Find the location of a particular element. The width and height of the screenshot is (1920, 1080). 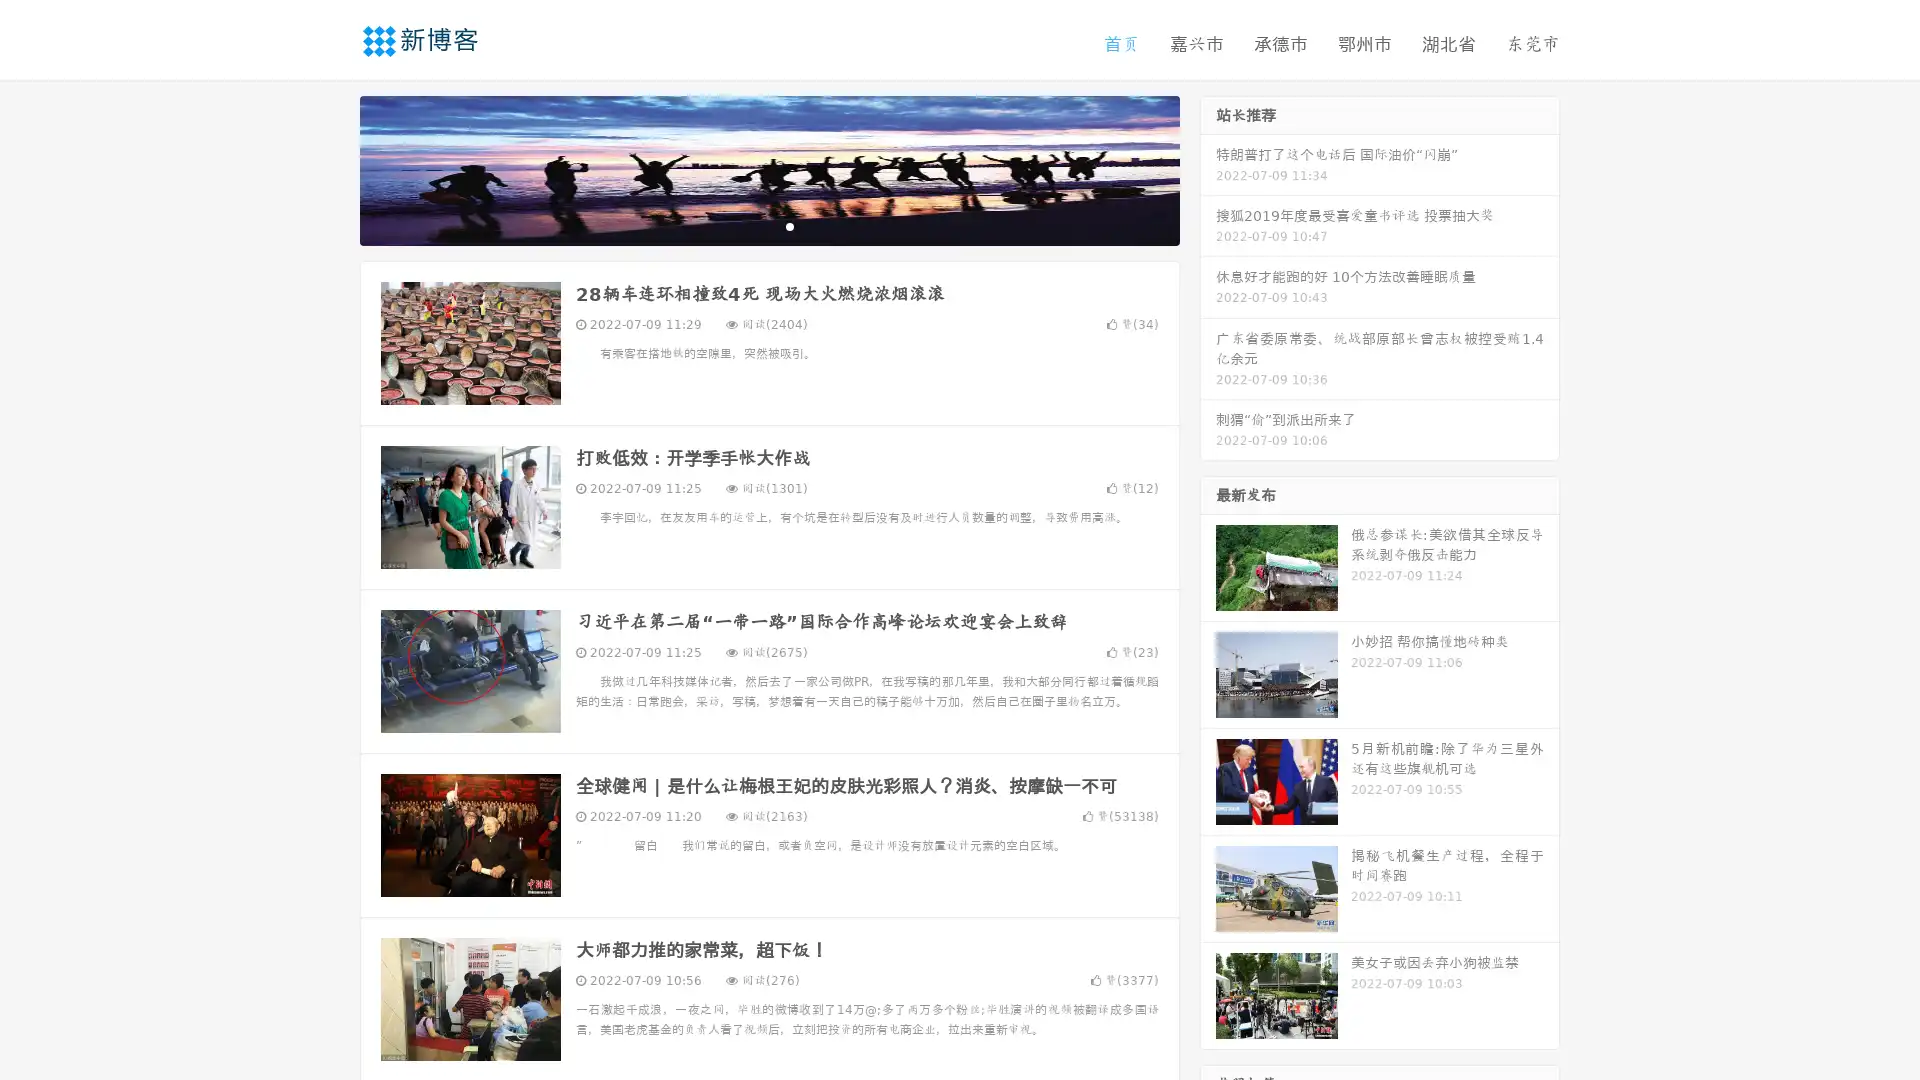

Go to slide 3 is located at coordinates (789, 225).